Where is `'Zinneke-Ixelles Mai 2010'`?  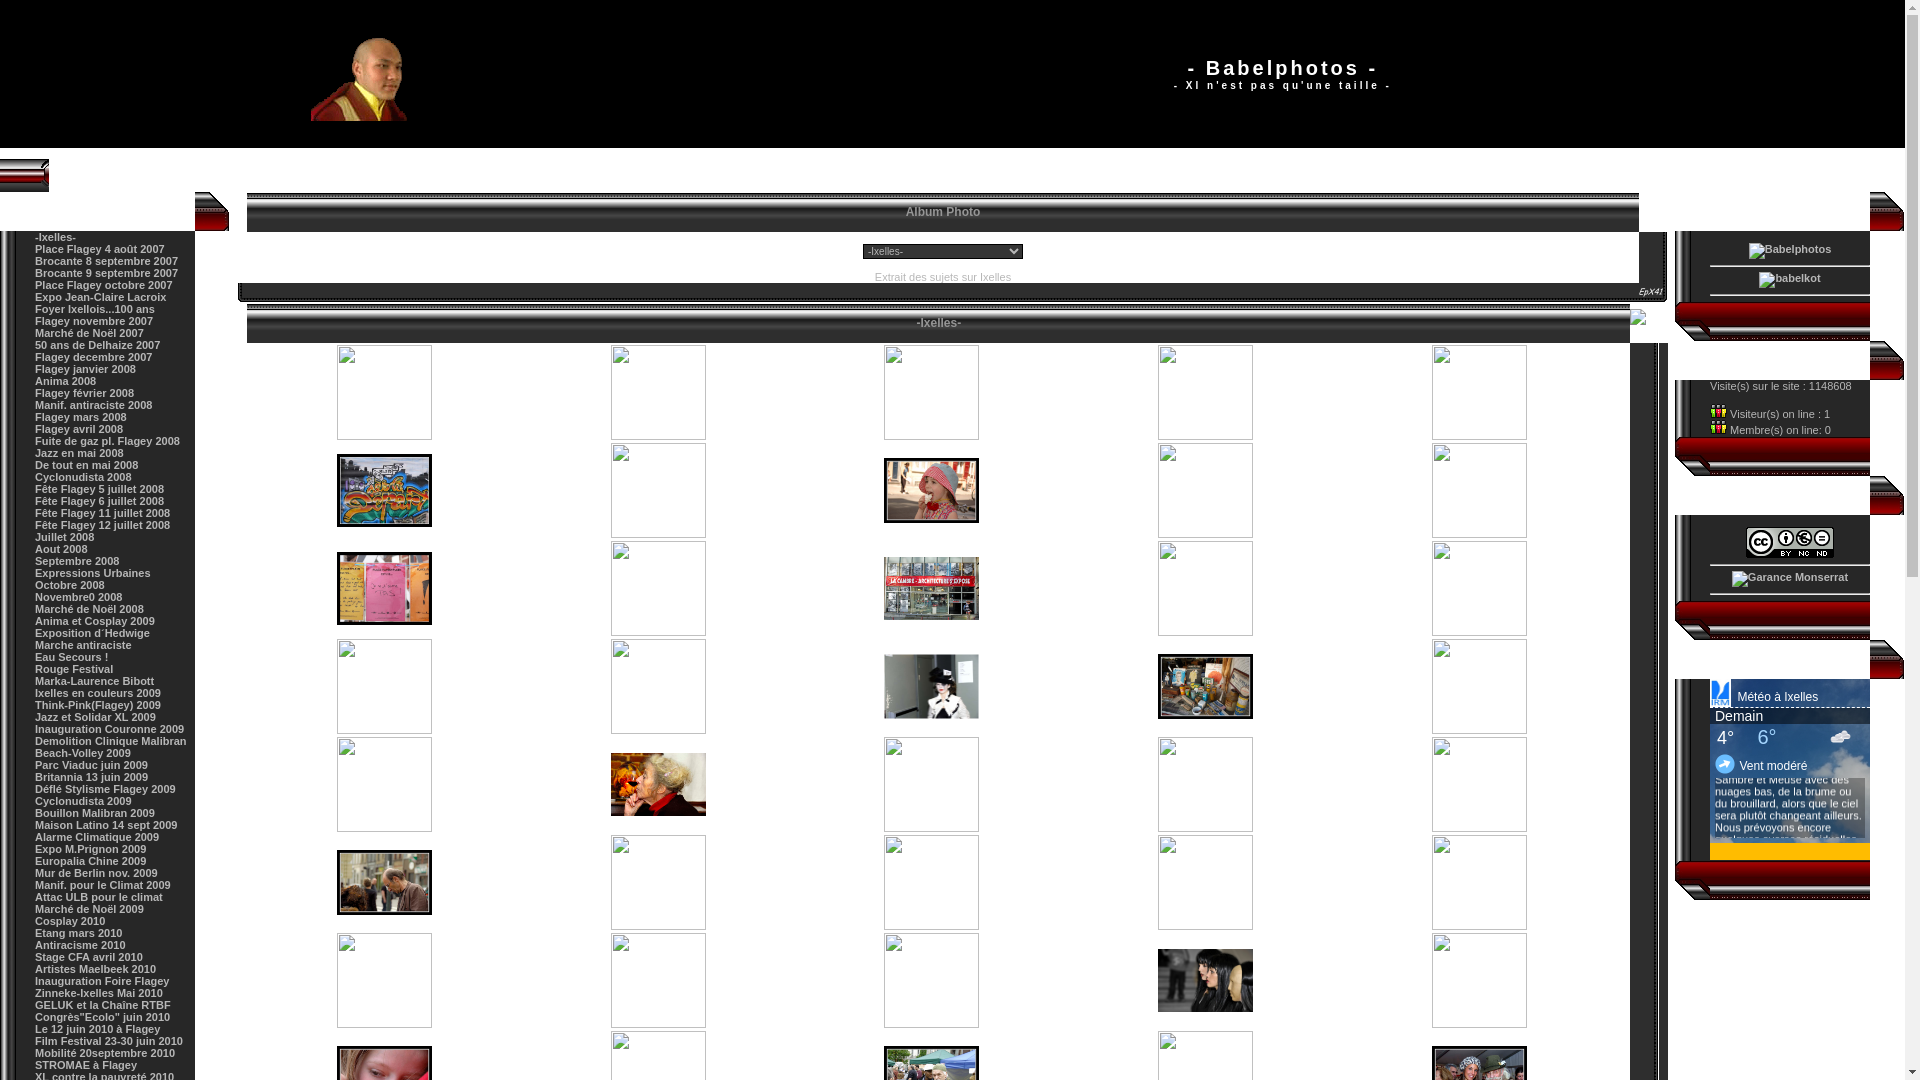
'Zinneke-Ixelles Mai 2010' is located at coordinates (98, 992).